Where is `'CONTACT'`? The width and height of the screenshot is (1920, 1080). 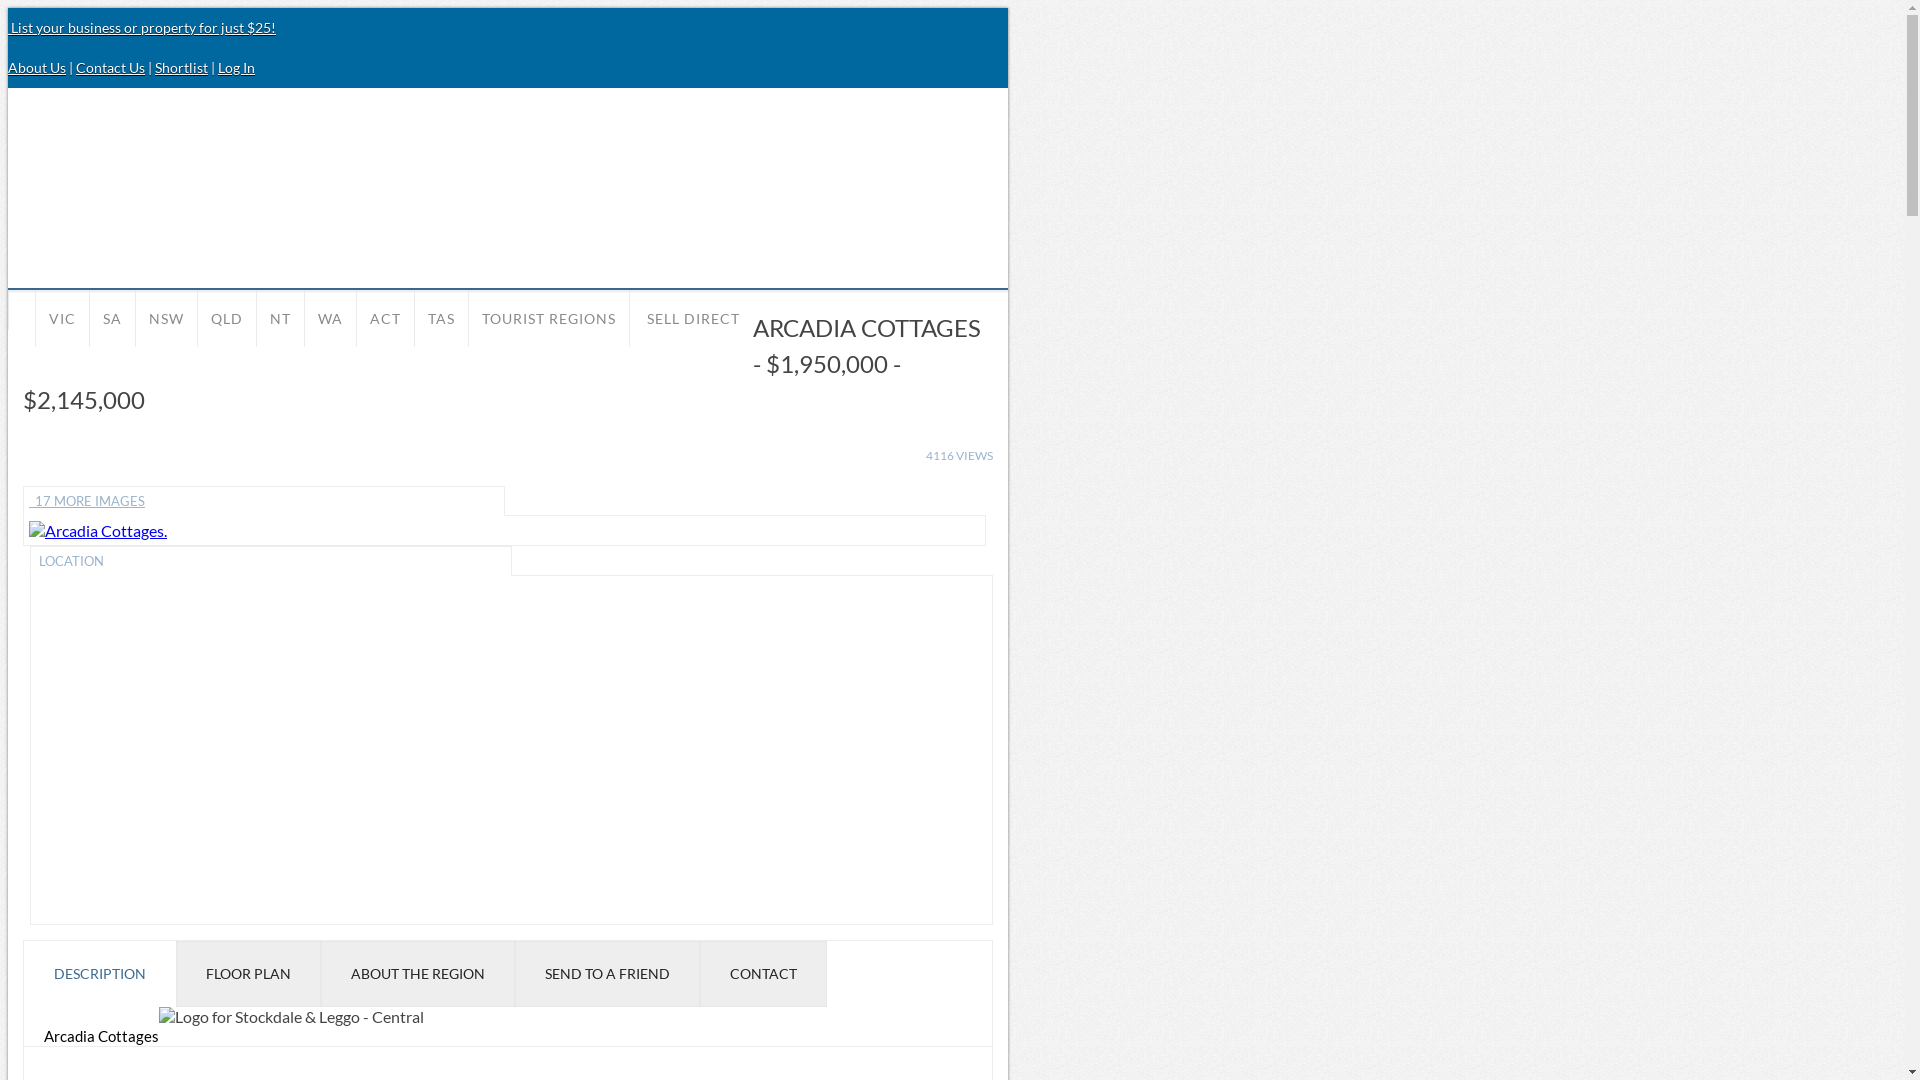 'CONTACT' is located at coordinates (762, 973).